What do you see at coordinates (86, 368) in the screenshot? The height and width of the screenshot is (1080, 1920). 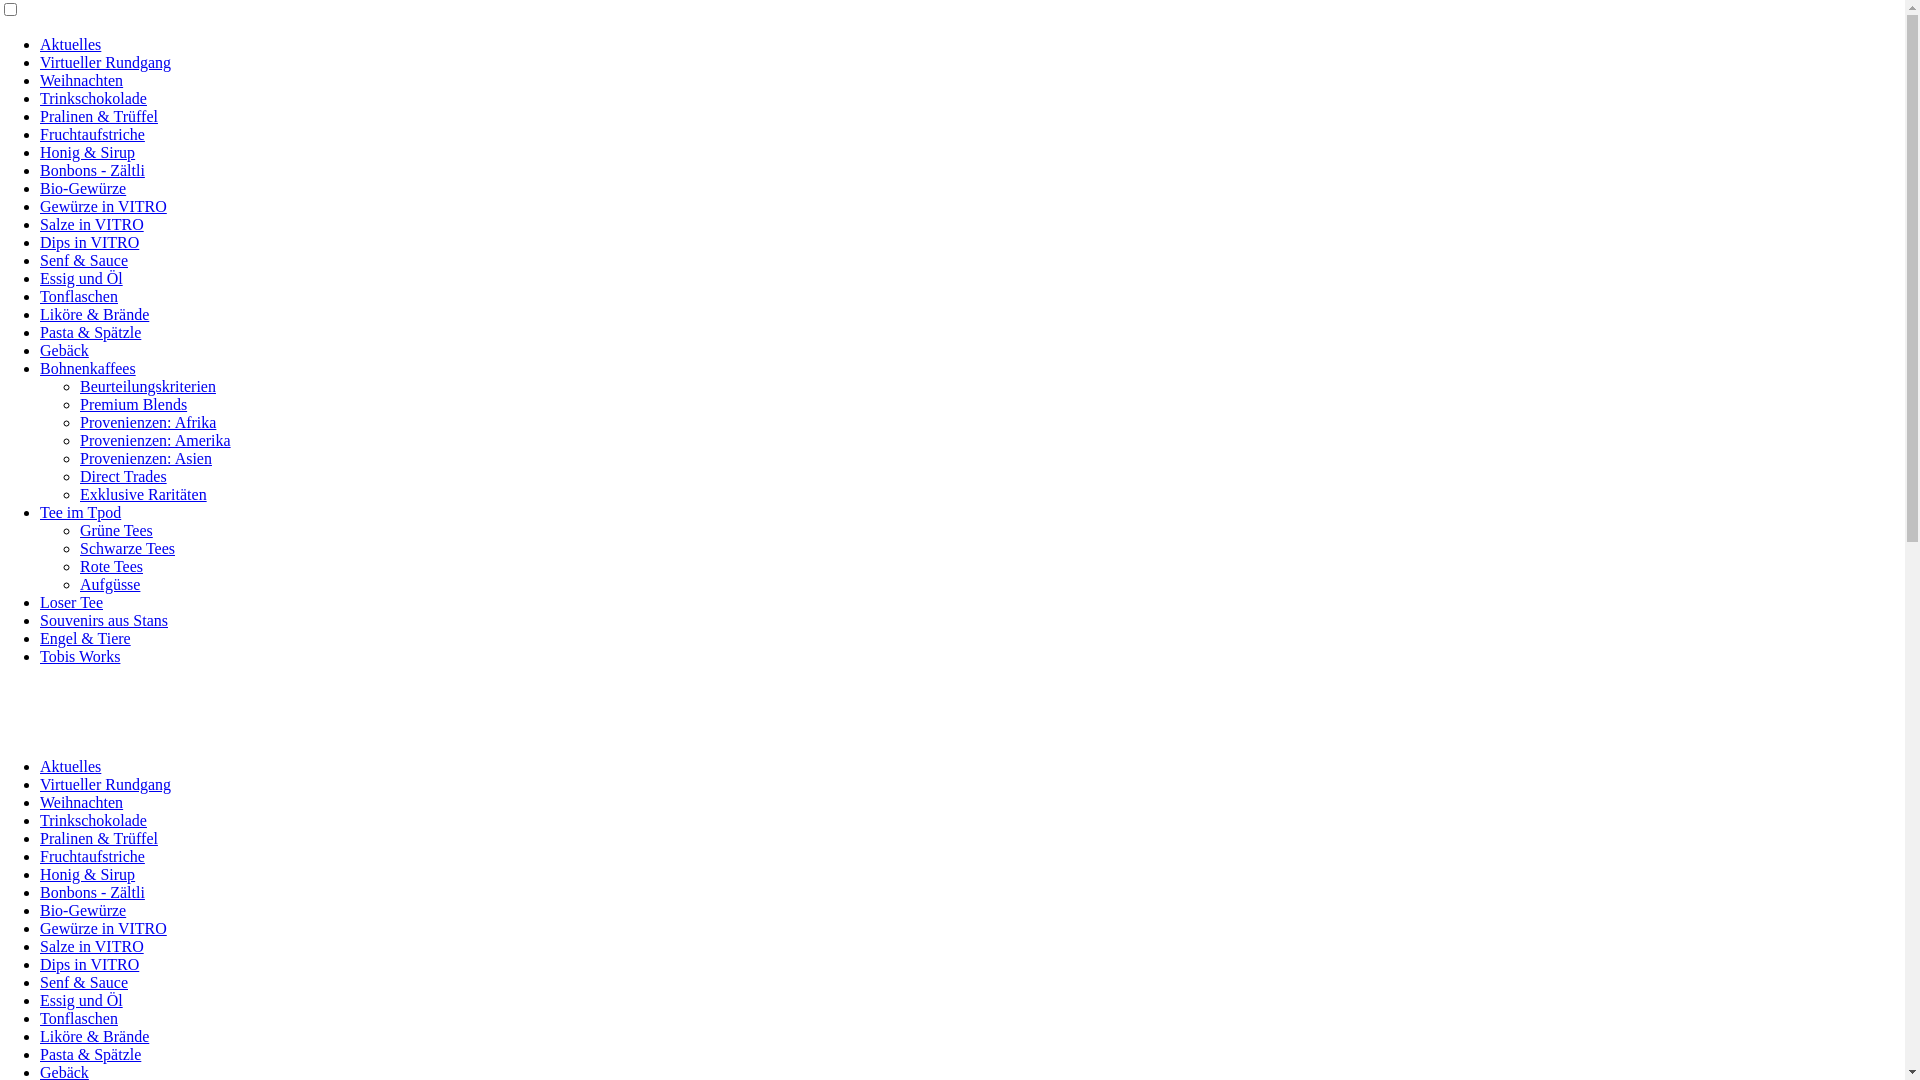 I see `'Bohnenkaffees'` at bounding box center [86, 368].